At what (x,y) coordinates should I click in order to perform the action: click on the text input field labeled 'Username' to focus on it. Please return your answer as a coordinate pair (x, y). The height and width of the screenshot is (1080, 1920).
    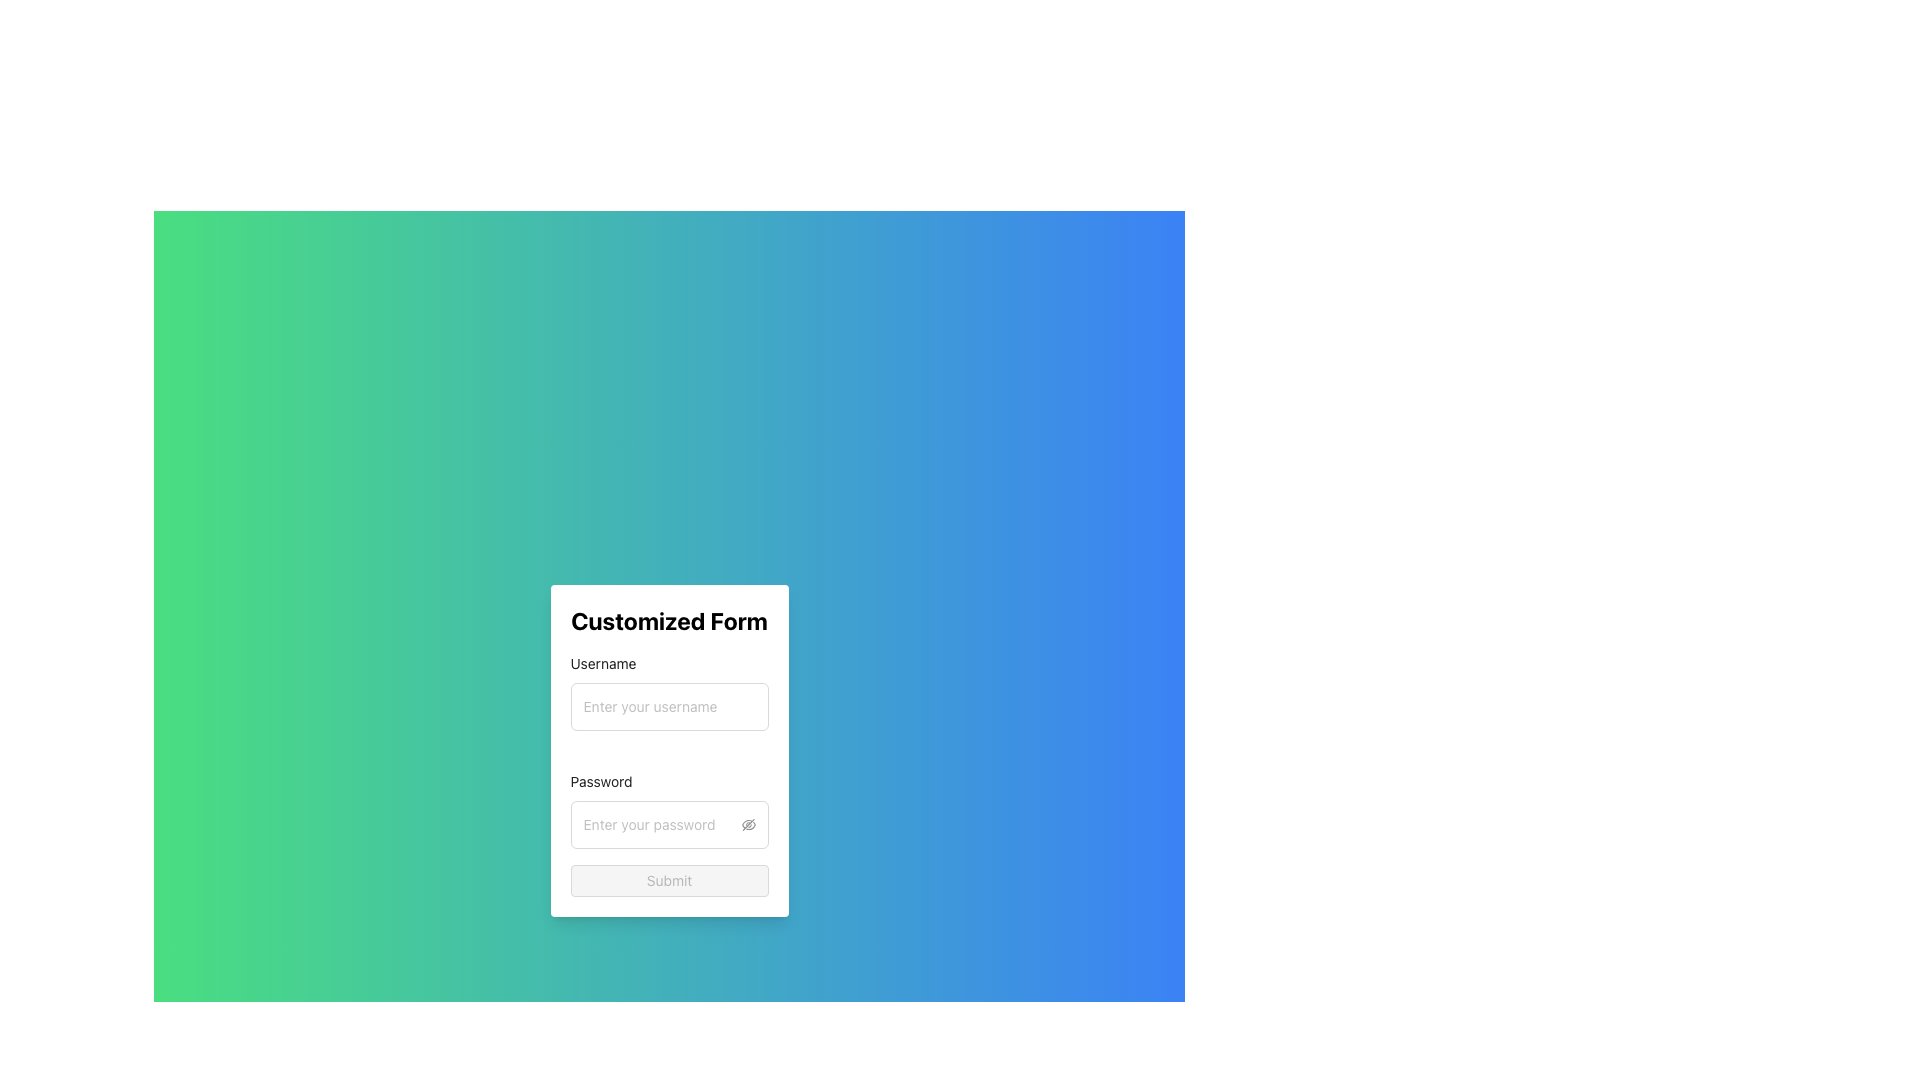
    Looking at the image, I should click on (669, 705).